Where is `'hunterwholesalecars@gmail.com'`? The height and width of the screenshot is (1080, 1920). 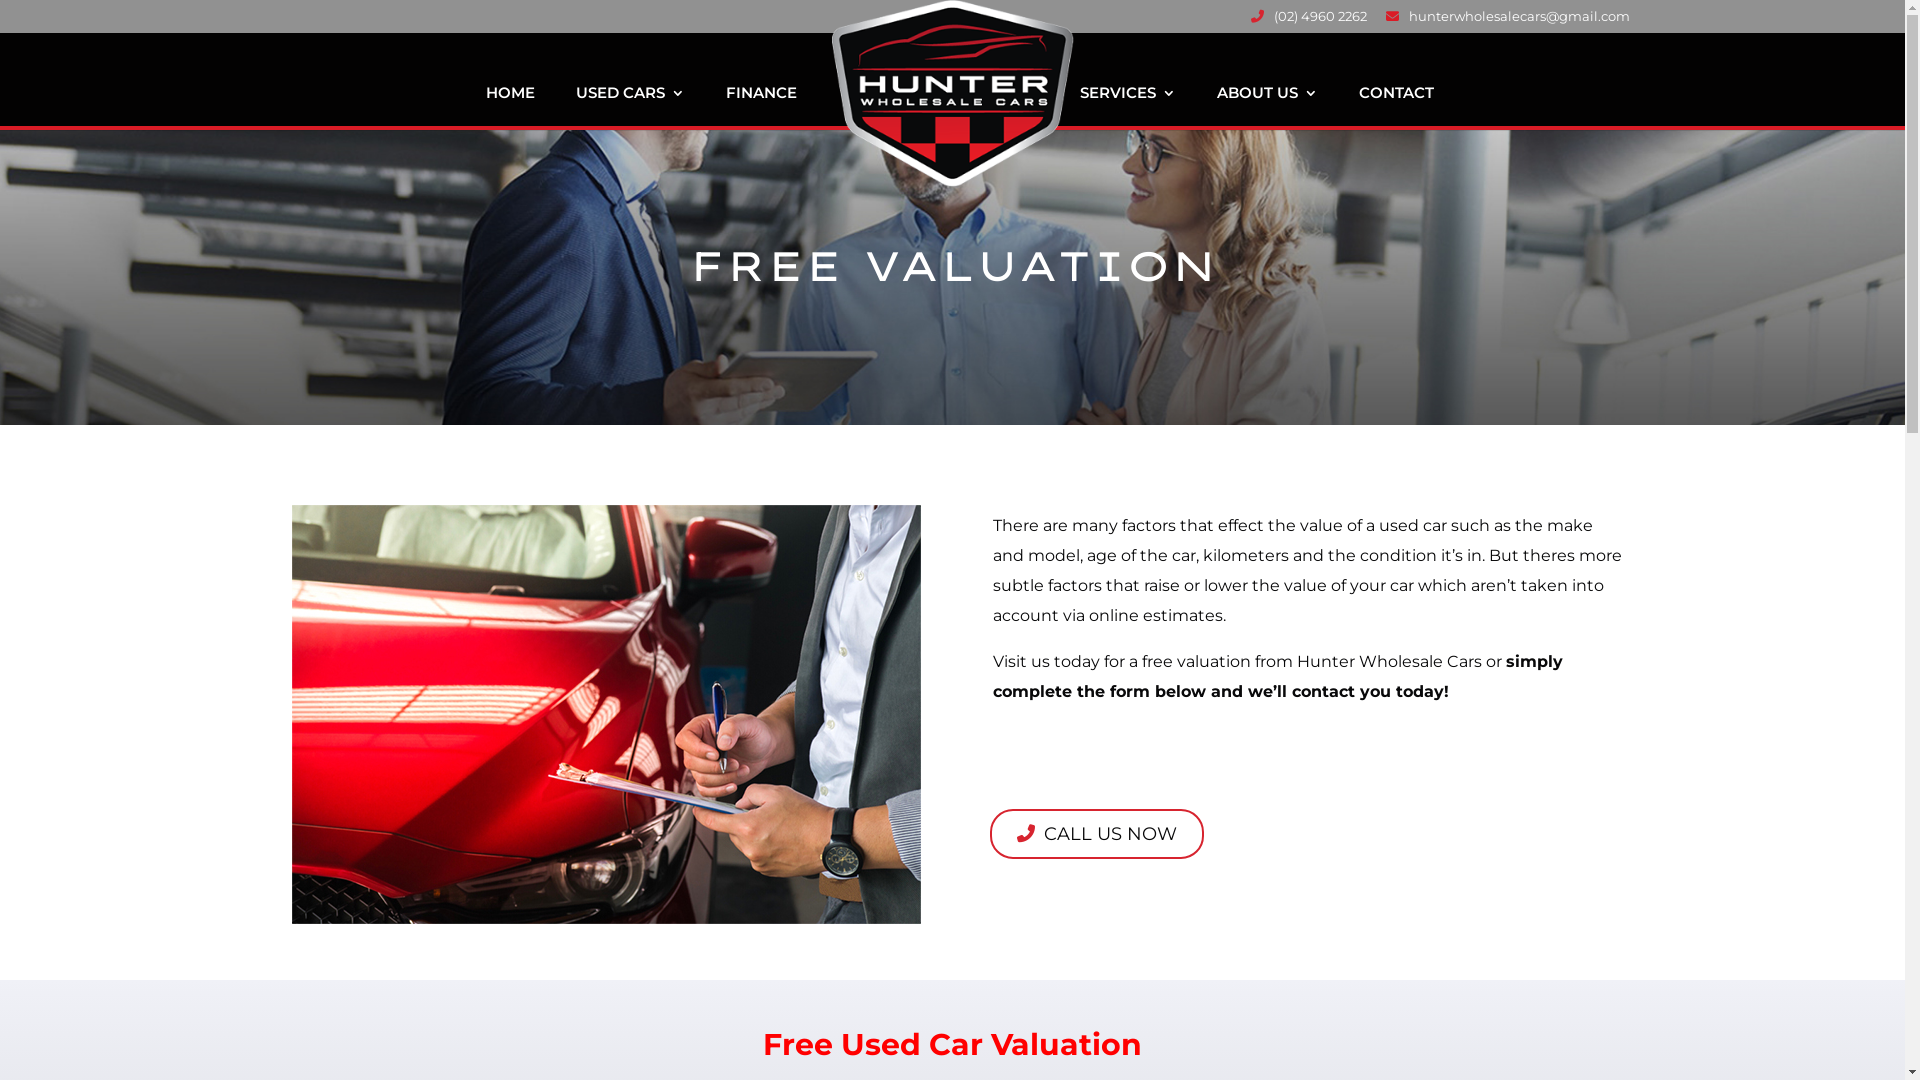
'hunterwholesalecars@gmail.com' is located at coordinates (1507, 21).